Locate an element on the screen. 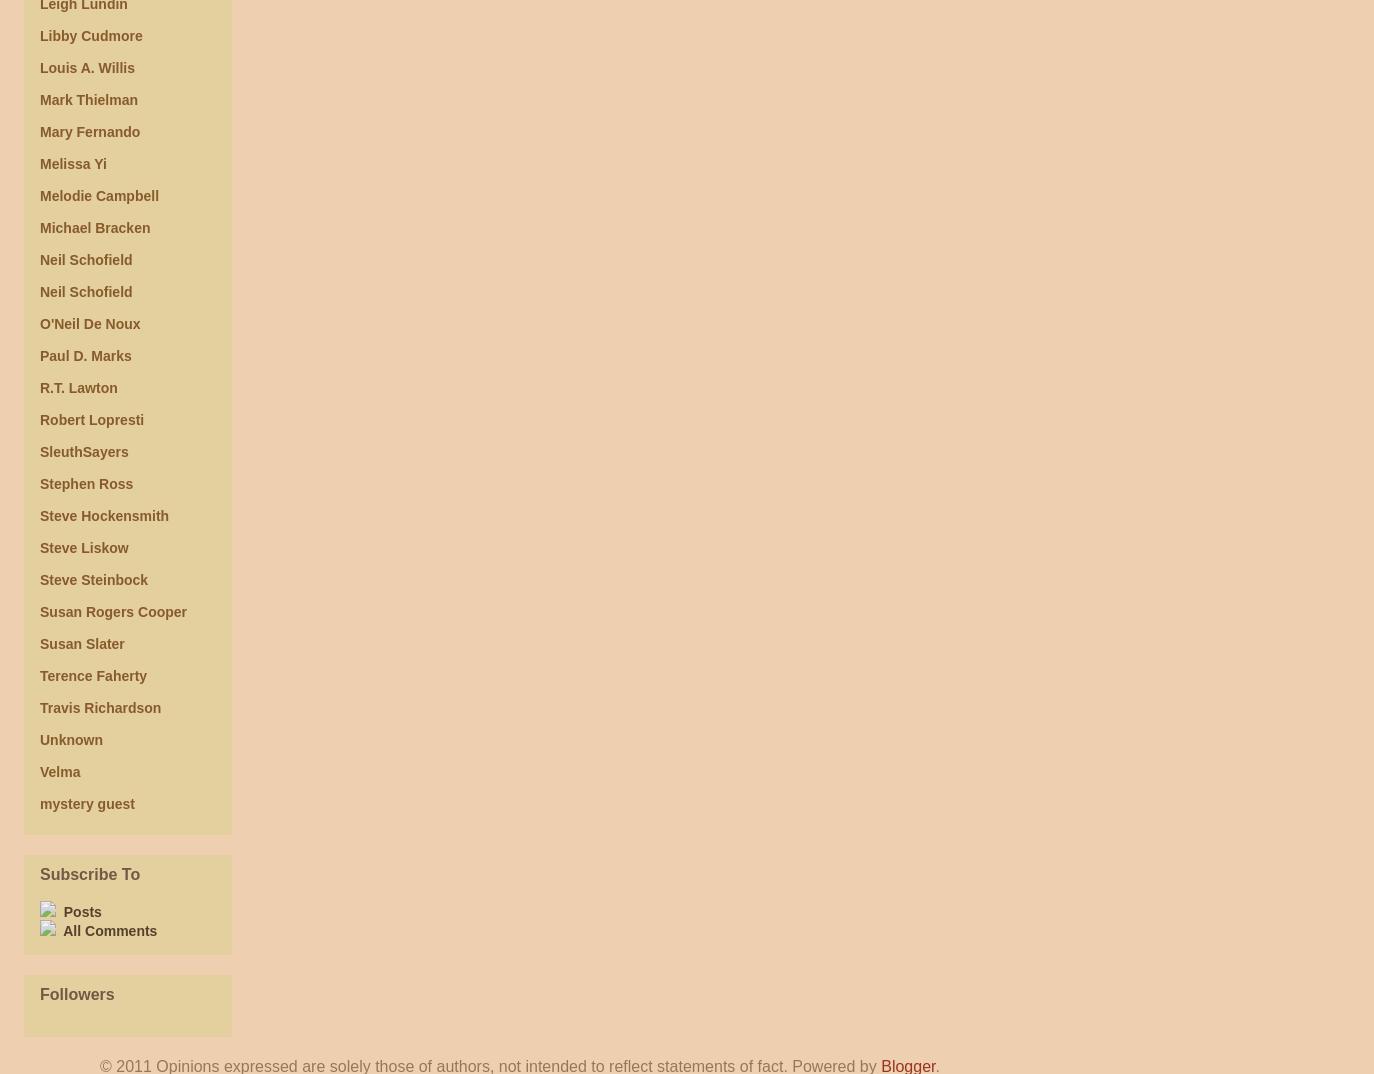  'Mary Fernando' is located at coordinates (88, 130).